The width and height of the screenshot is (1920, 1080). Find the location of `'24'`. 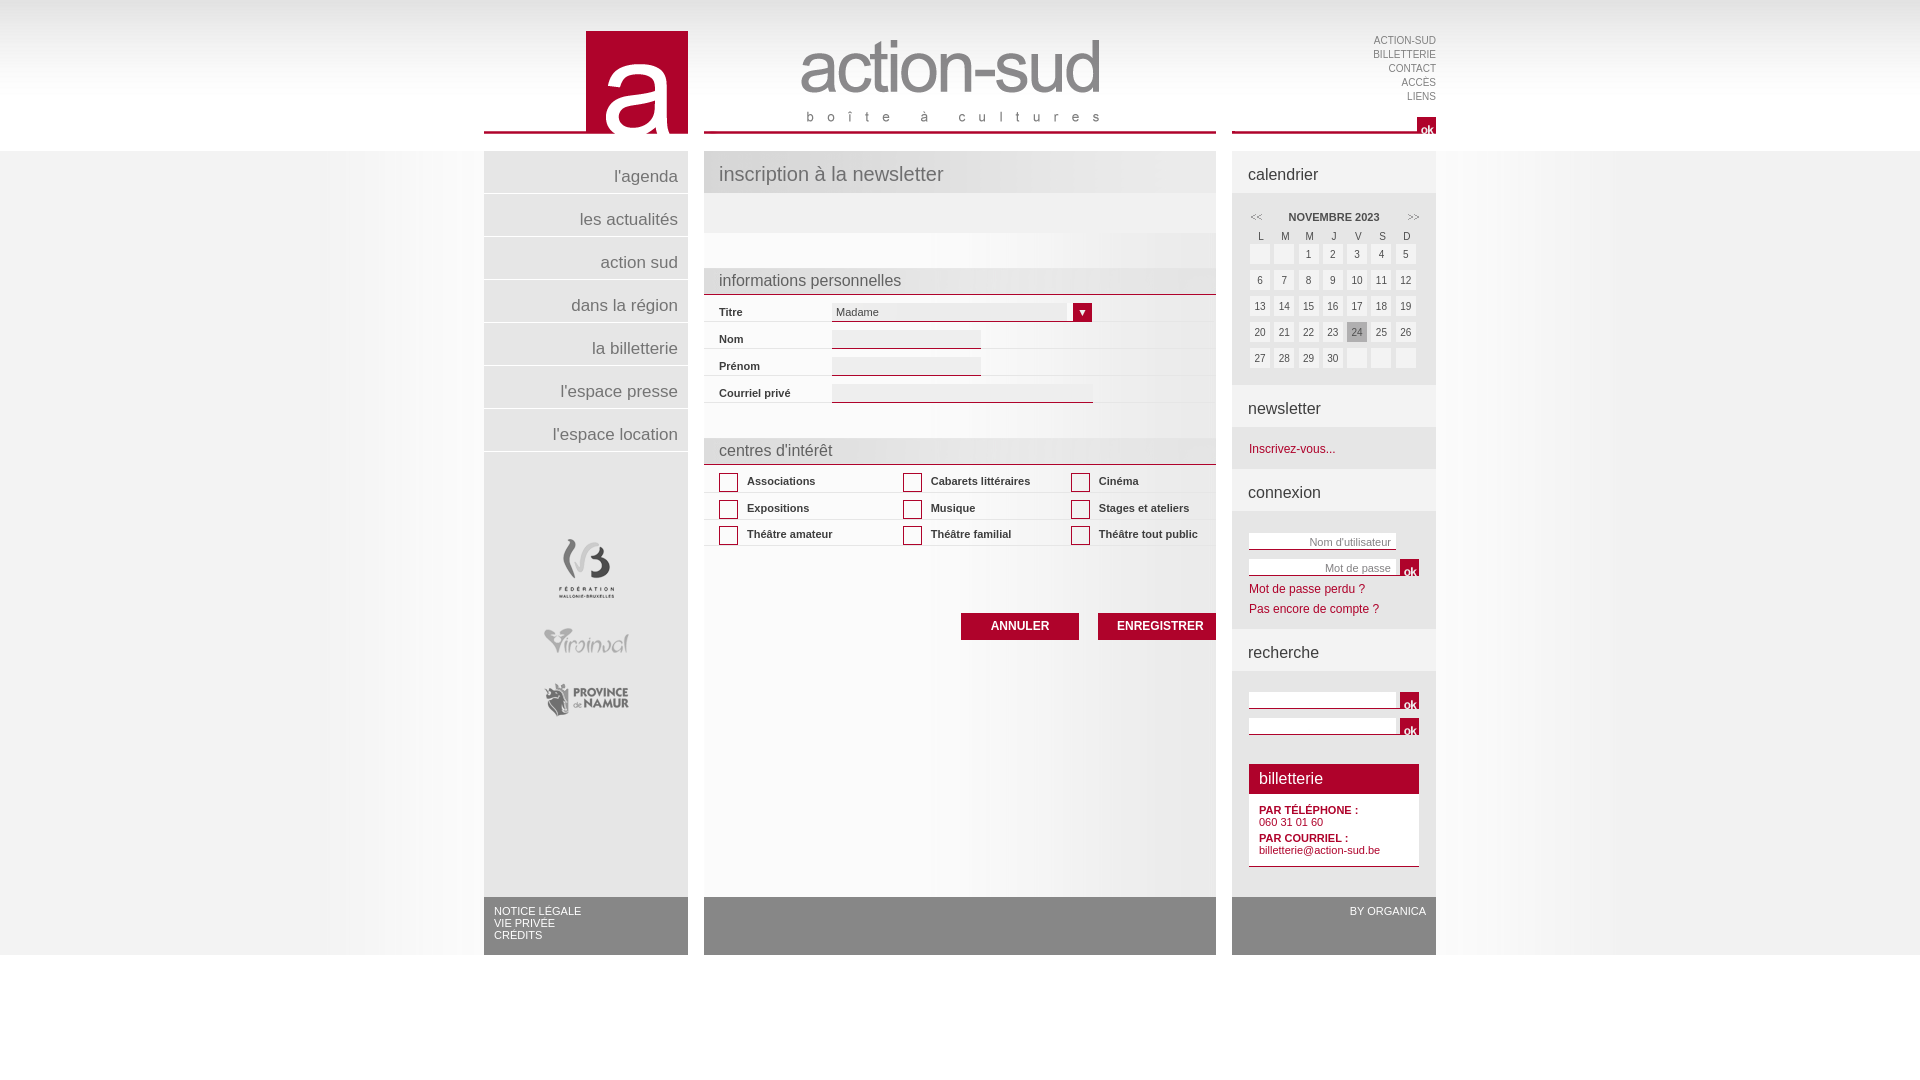

'24' is located at coordinates (1358, 333).